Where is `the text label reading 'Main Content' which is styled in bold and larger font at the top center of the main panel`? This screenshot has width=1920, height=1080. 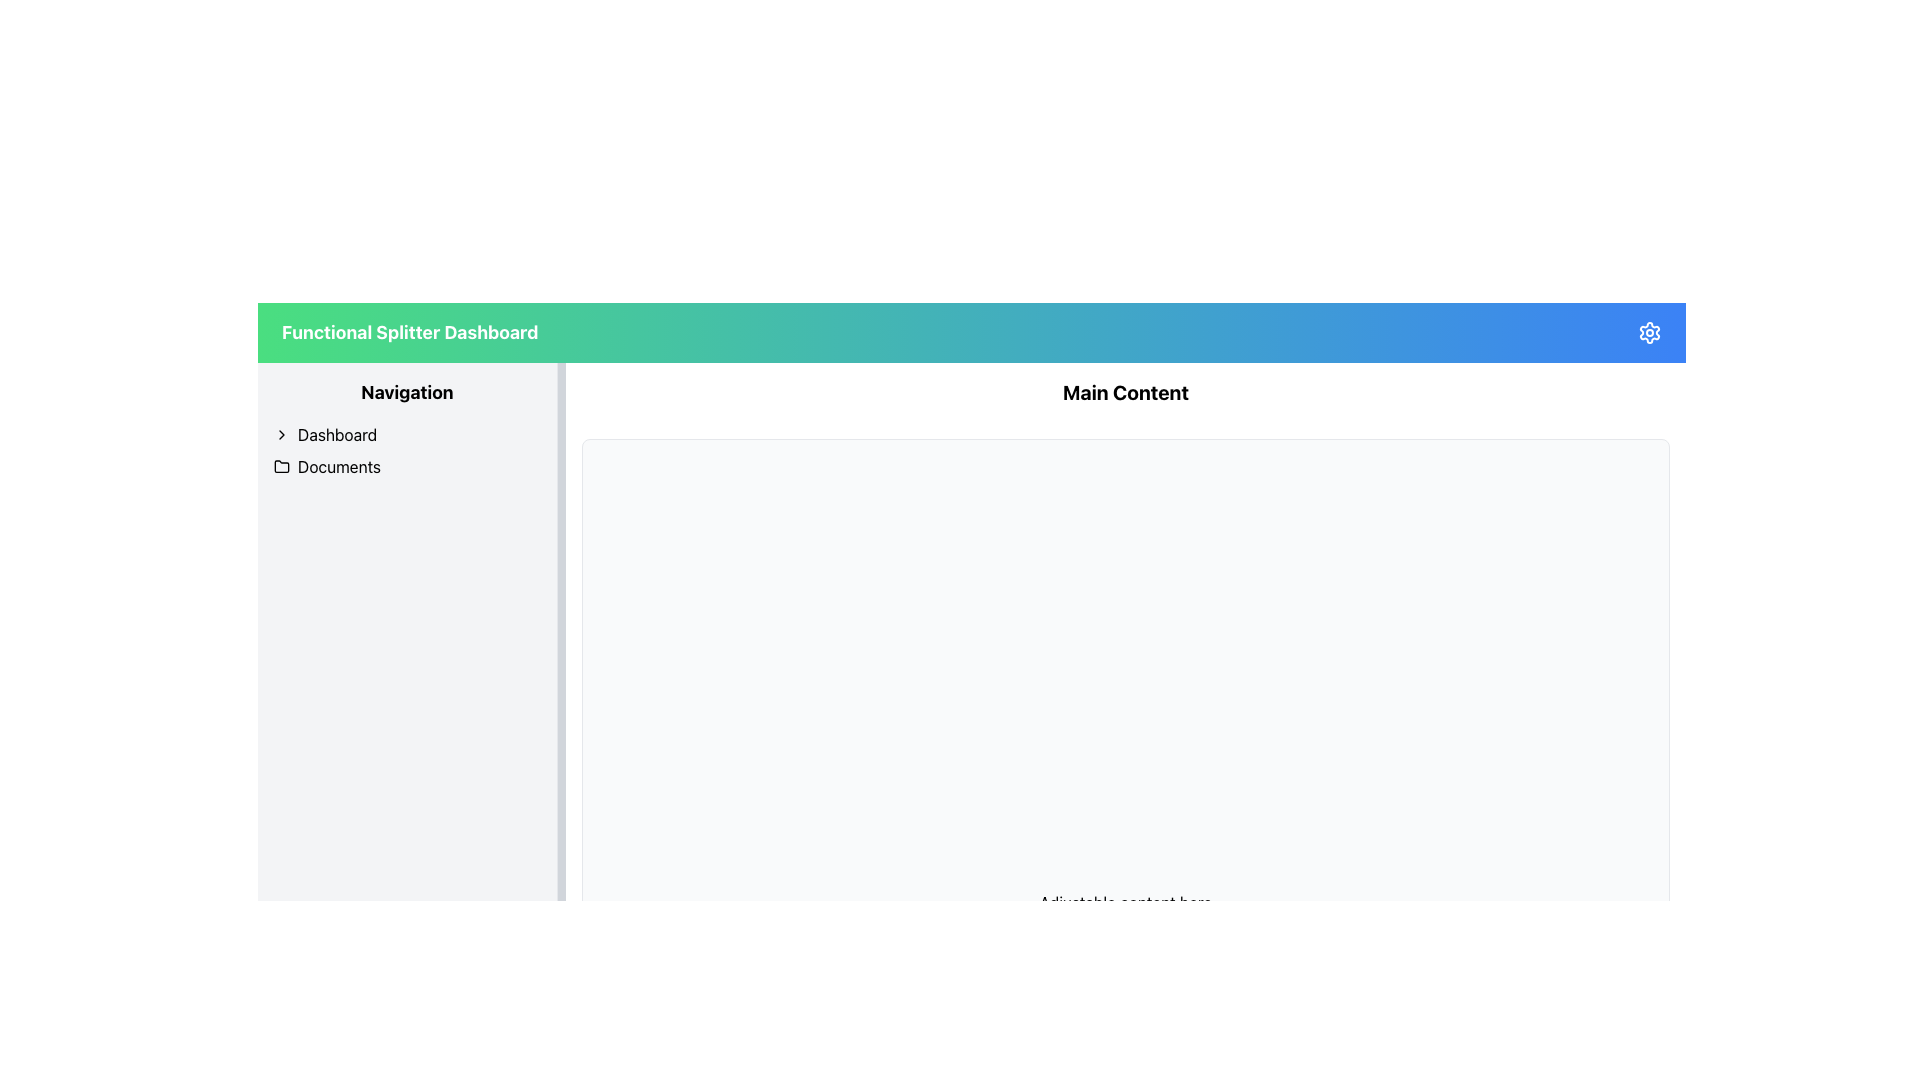
the text label reading 'Main Content' which is styled in bold and larger font at the top center of the main panel is located at coordinates (1126, 393).